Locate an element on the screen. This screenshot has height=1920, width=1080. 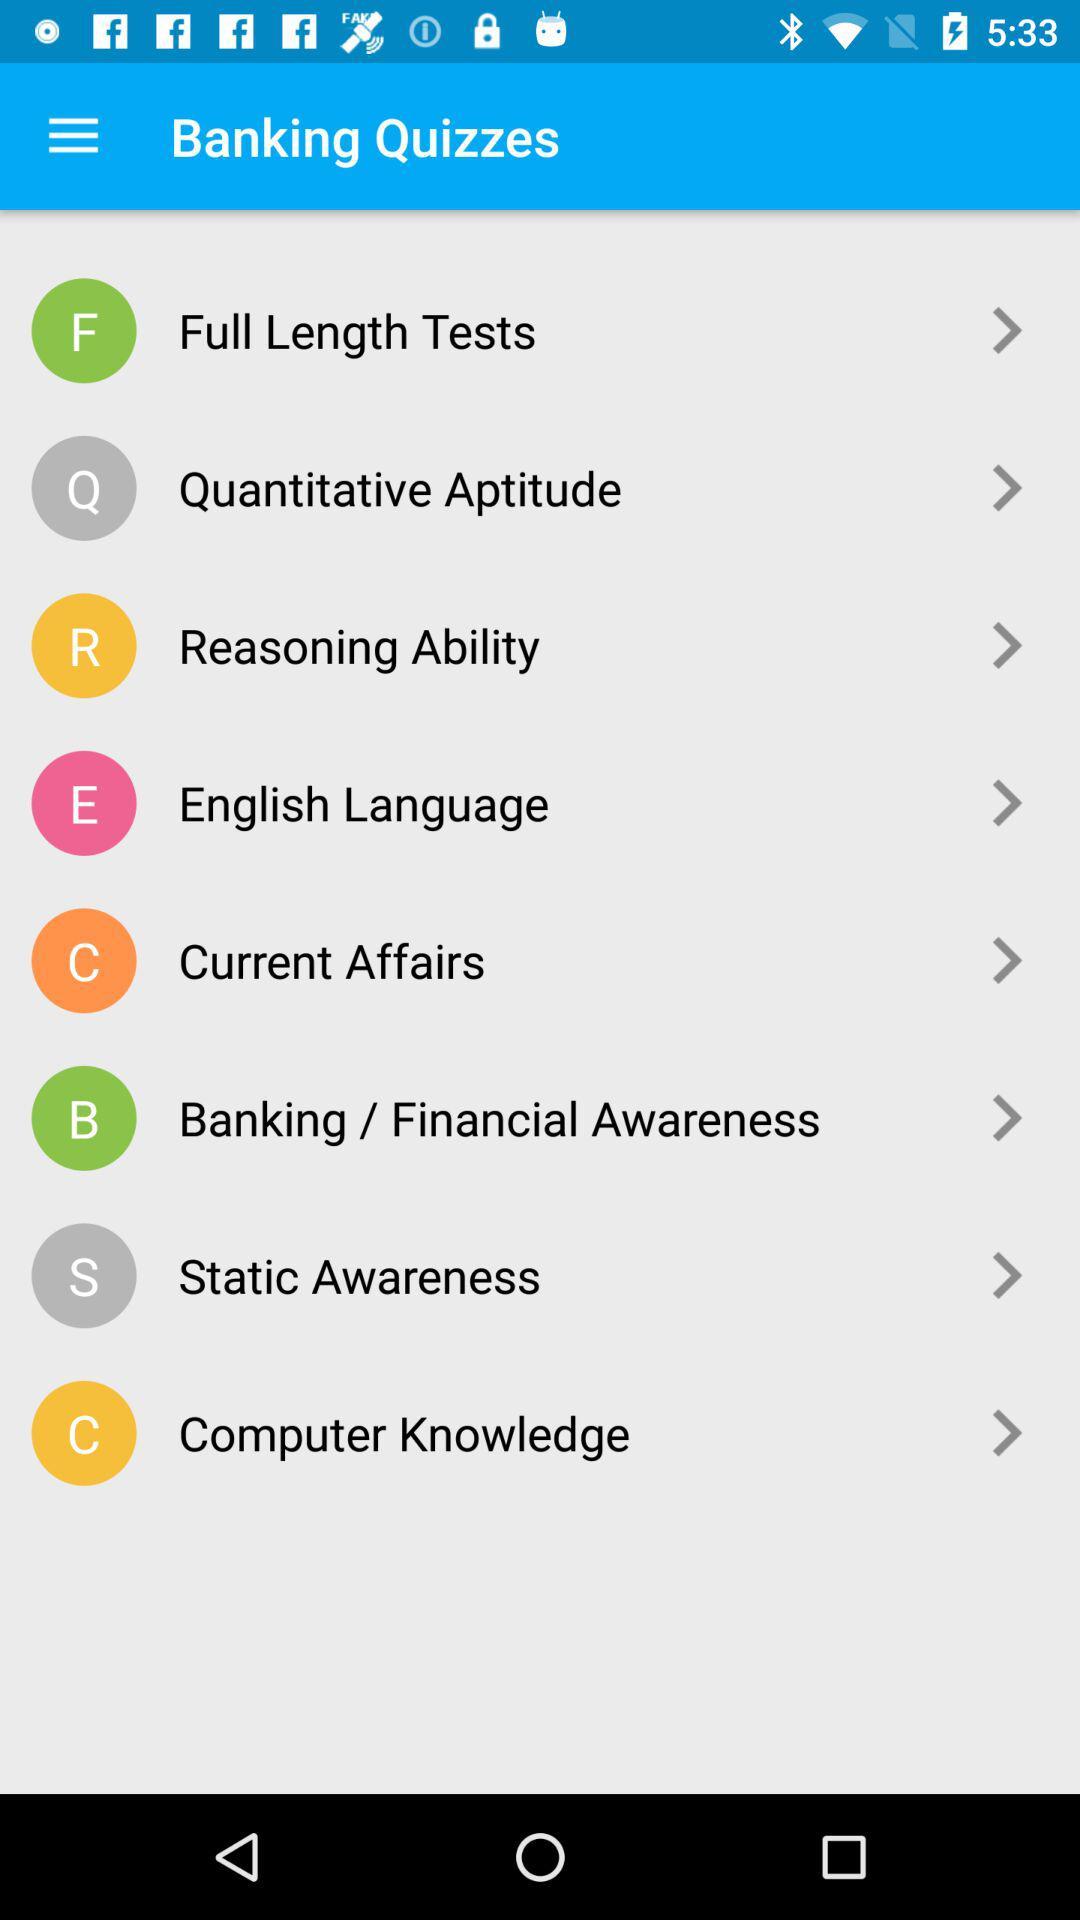
item to the left of english language item is located at coordinates (83, 803).